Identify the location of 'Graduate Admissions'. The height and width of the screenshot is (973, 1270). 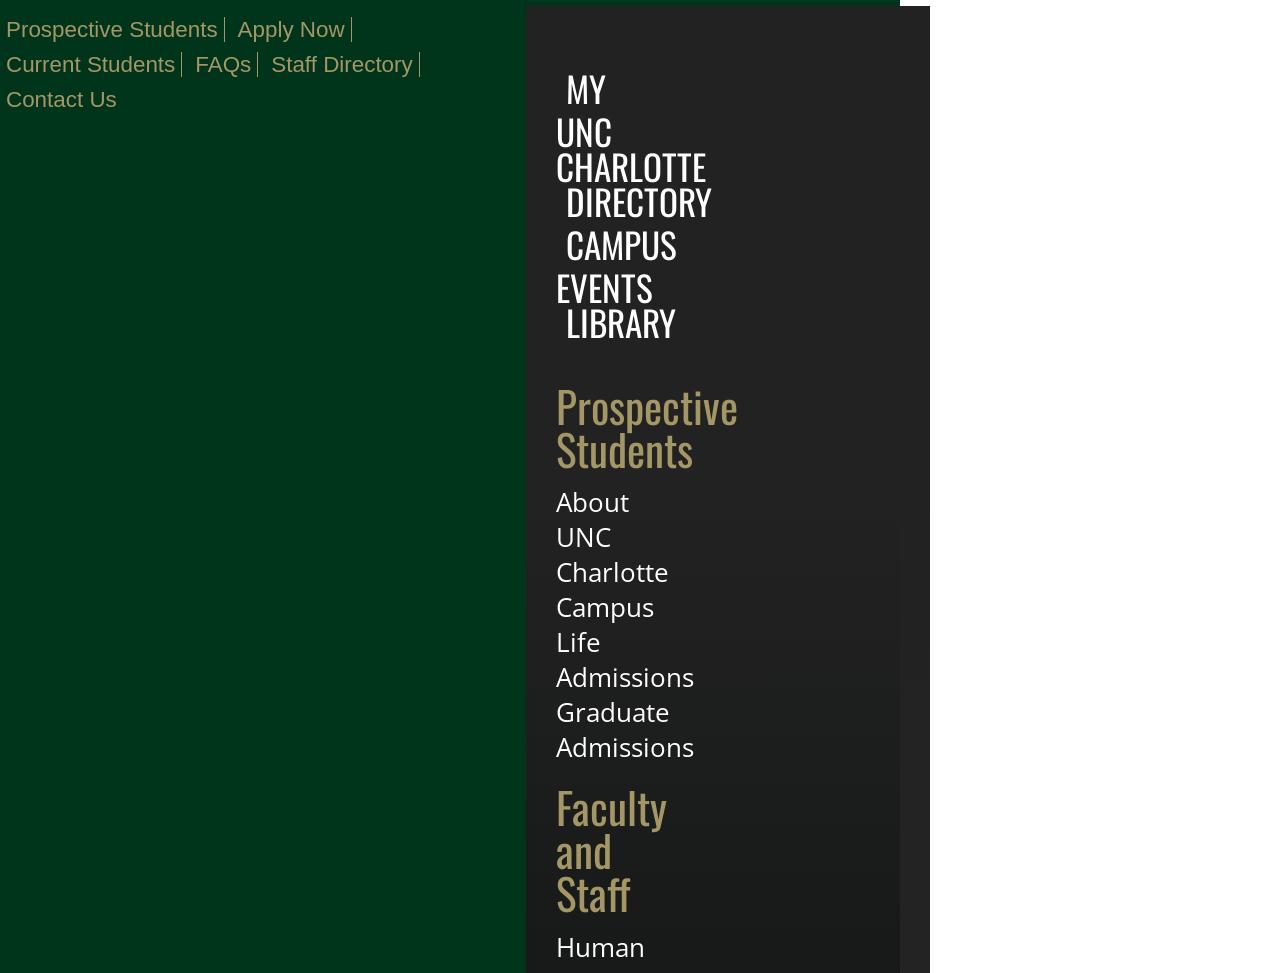
(555, 728).